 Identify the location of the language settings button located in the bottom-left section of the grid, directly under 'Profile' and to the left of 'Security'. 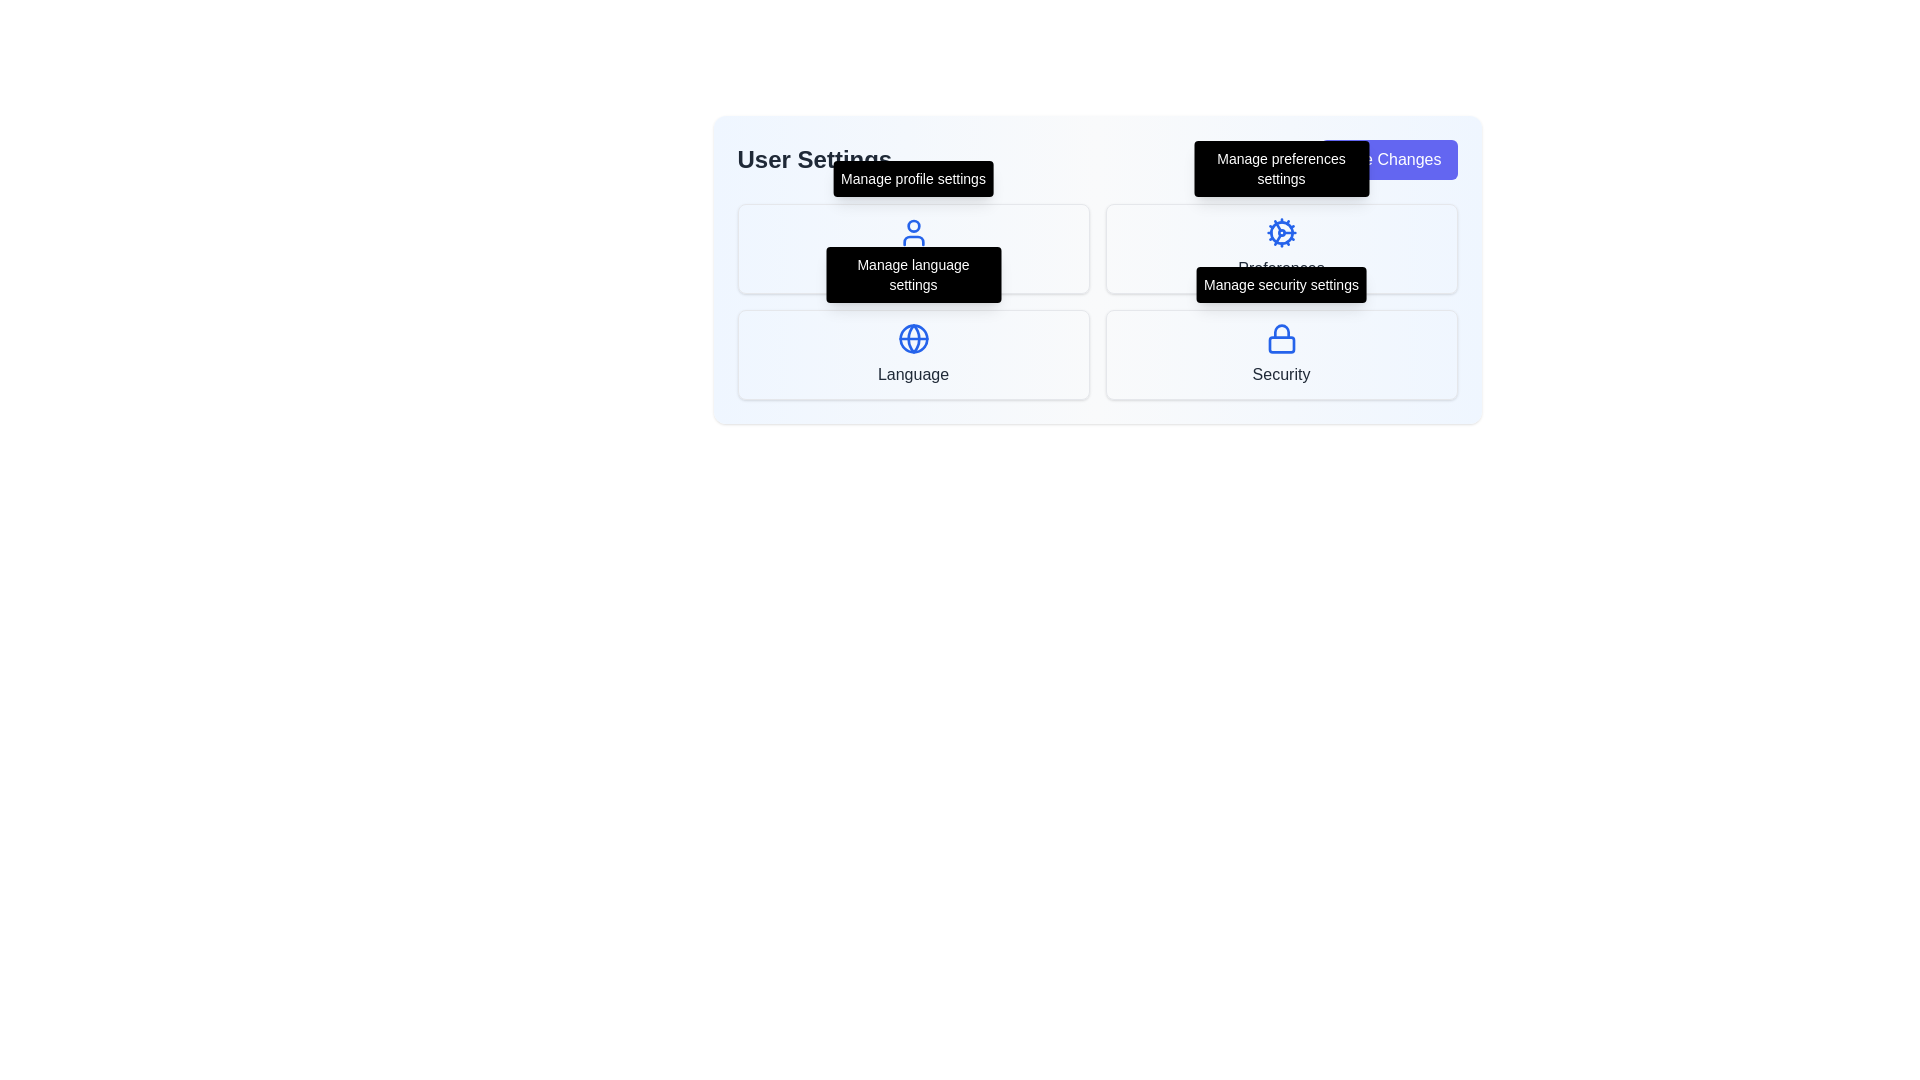
(912, 353).